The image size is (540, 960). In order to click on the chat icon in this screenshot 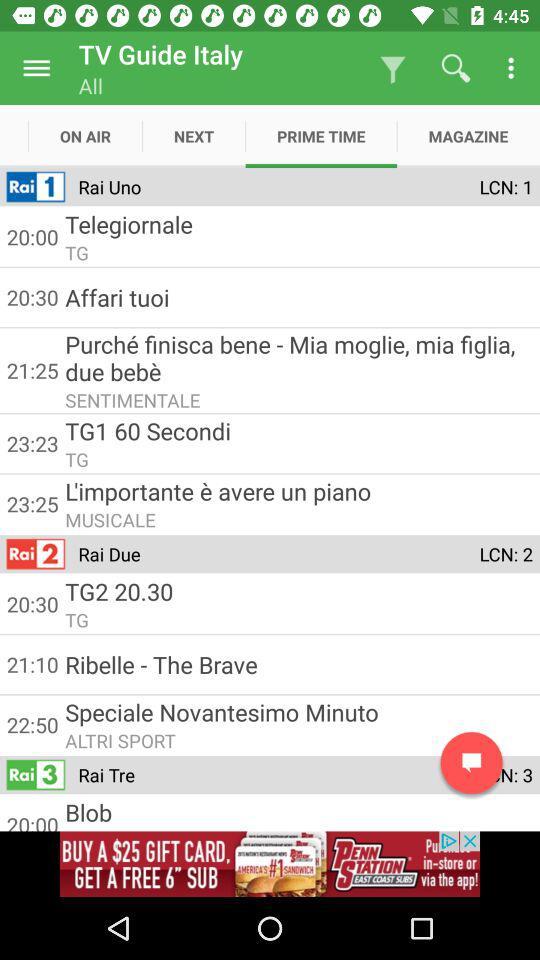, I will do `click(471, 762)`.